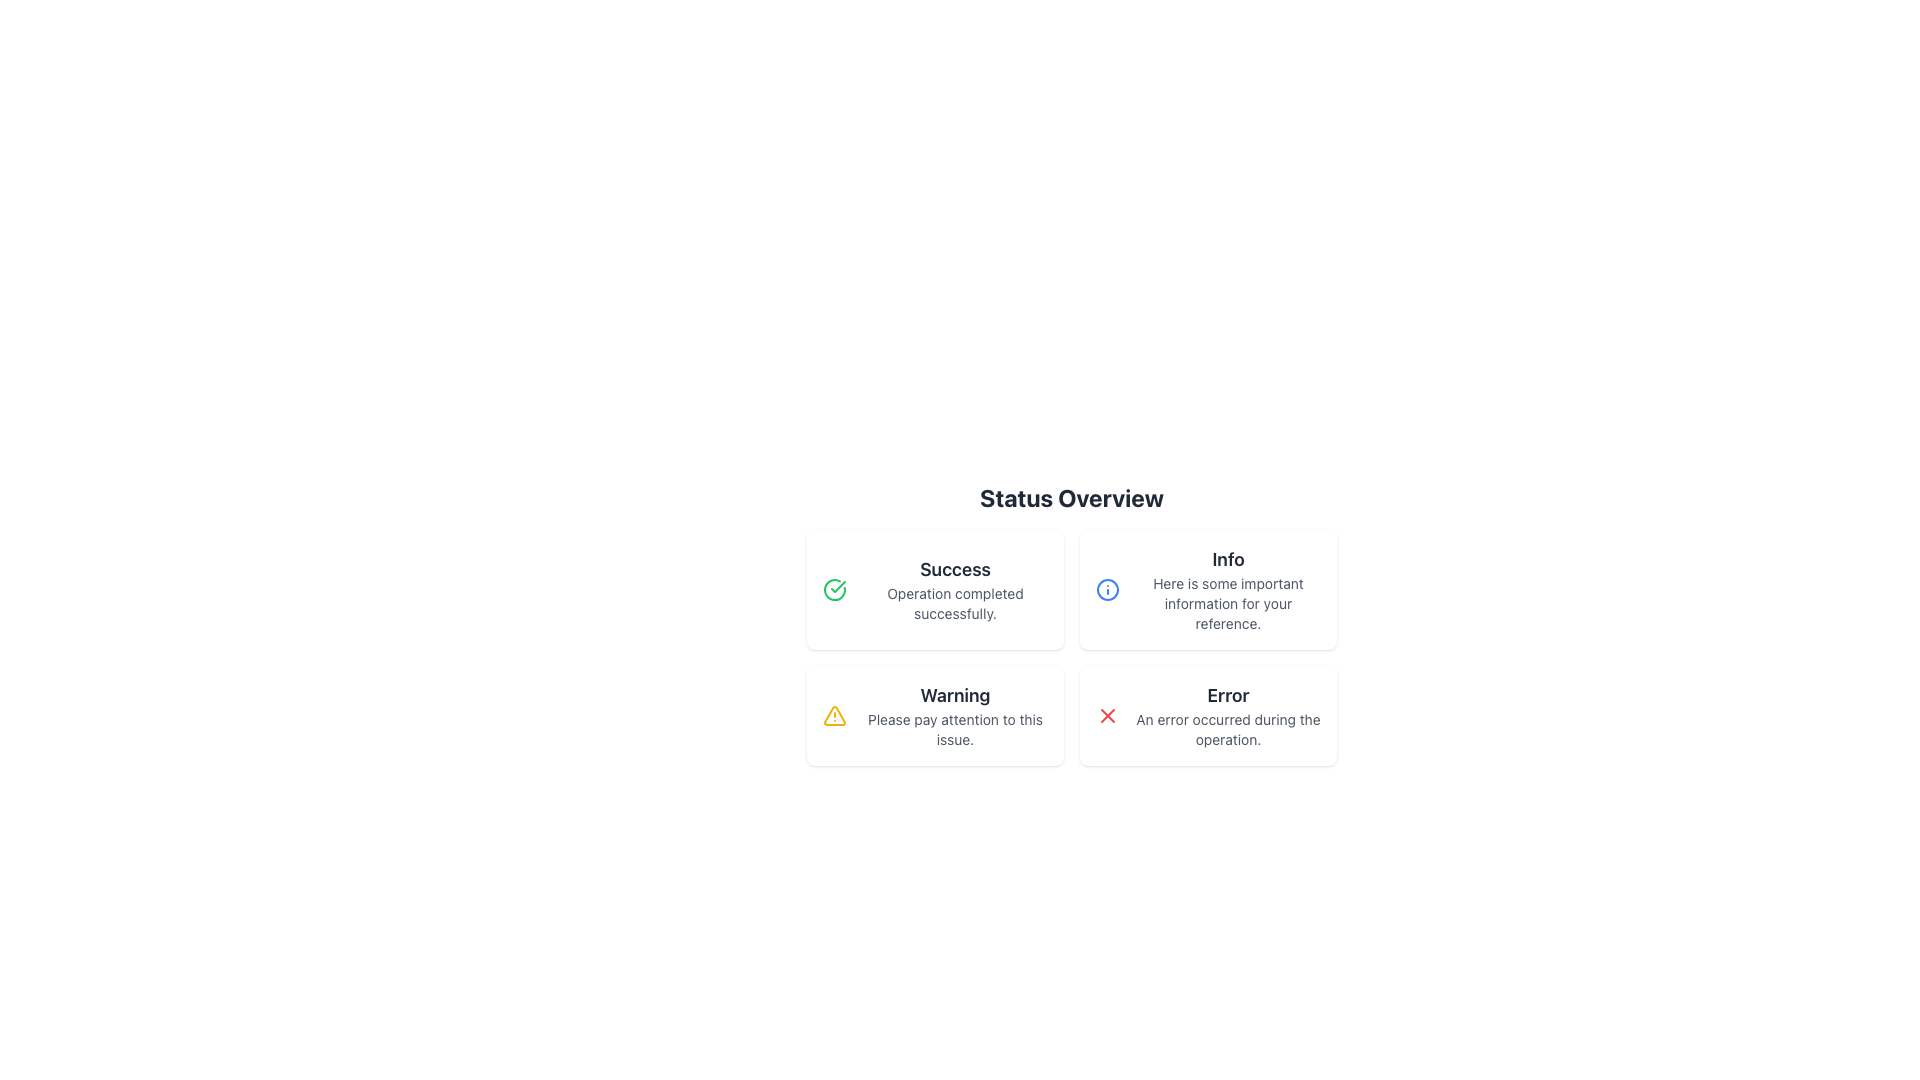 This screenshot has width=1920, height=1080. What do you see at coordinates (954, 570) in the screenshot?
I see `the text label heading that signifies the successful completion of an operation` at bounding box center [954, 570].